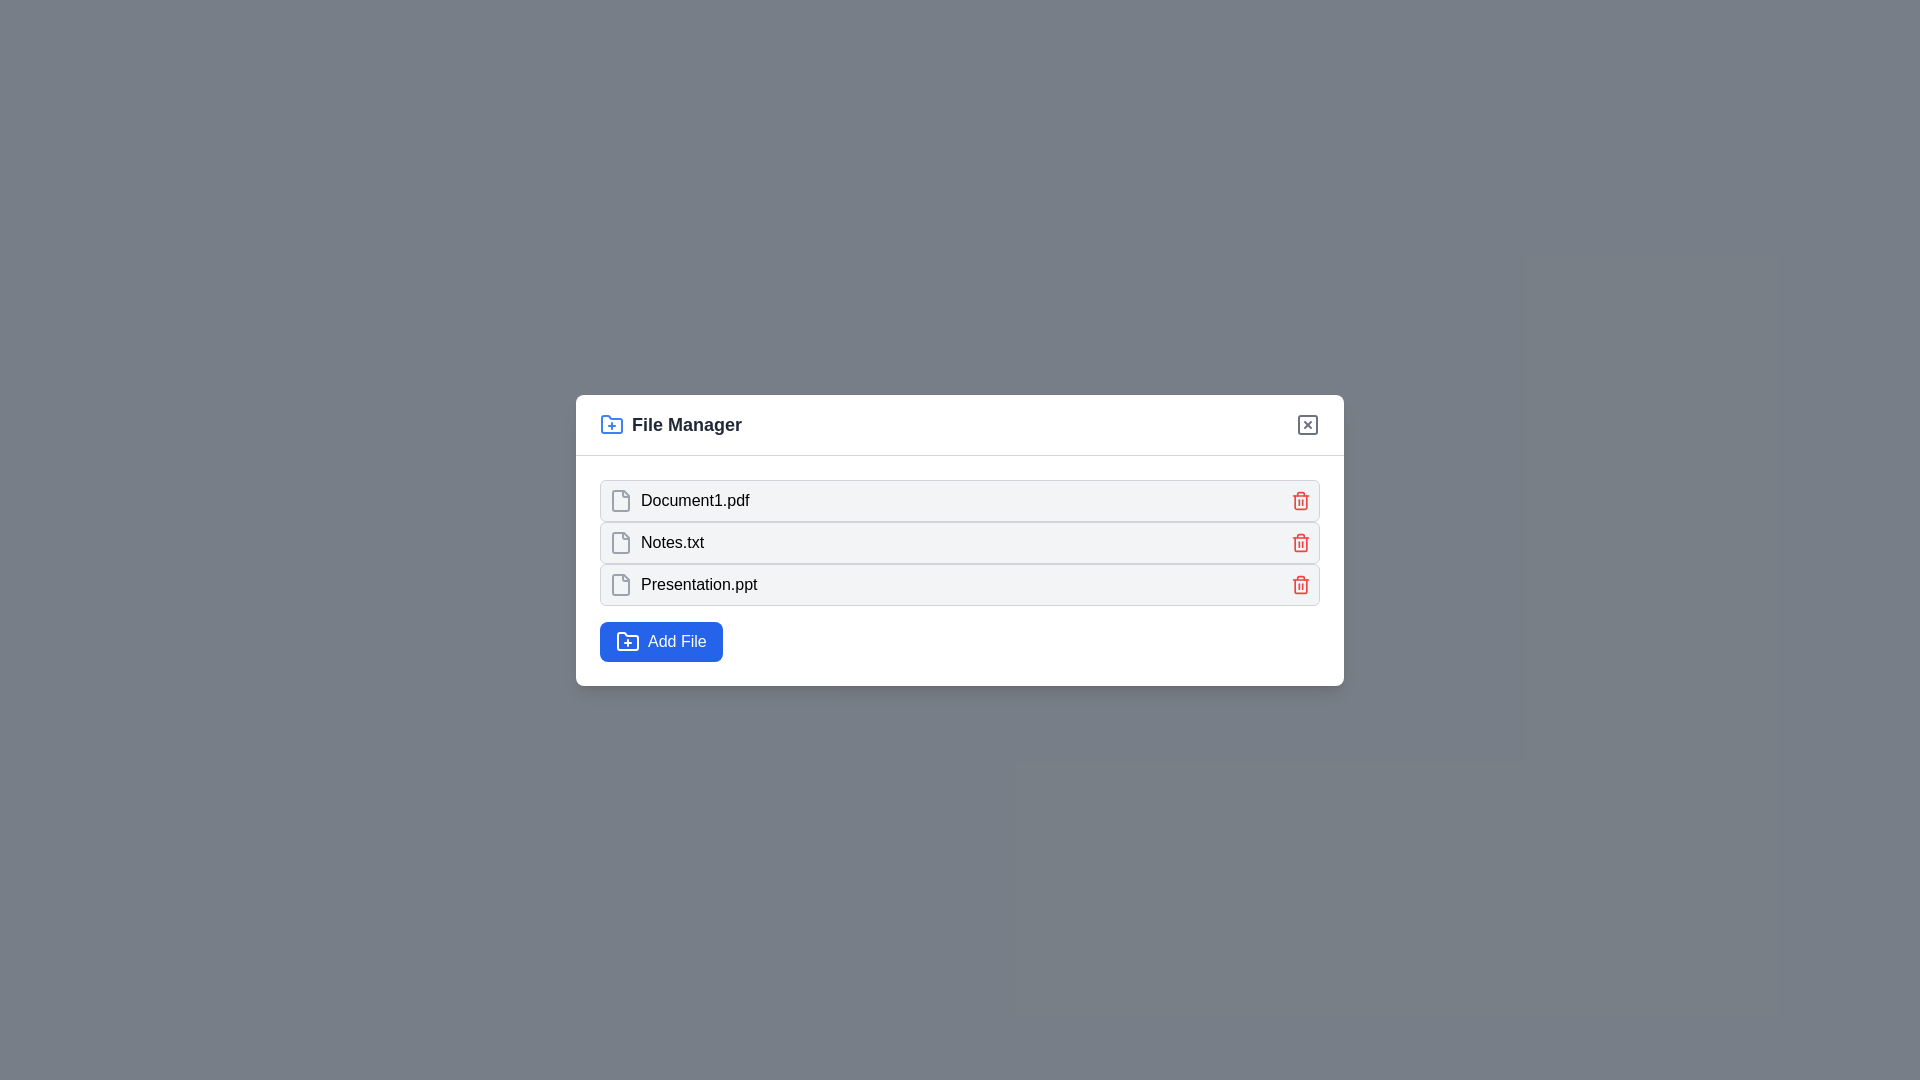 Image resolution: width=1920 pixels, height=1080 pixels. Describe the element at coordinates (619, 499) in the screenshot. I see `the icon located to the left of the text 'Document1.pdf' in the file list display, which is part of the first row in the list` at that location.